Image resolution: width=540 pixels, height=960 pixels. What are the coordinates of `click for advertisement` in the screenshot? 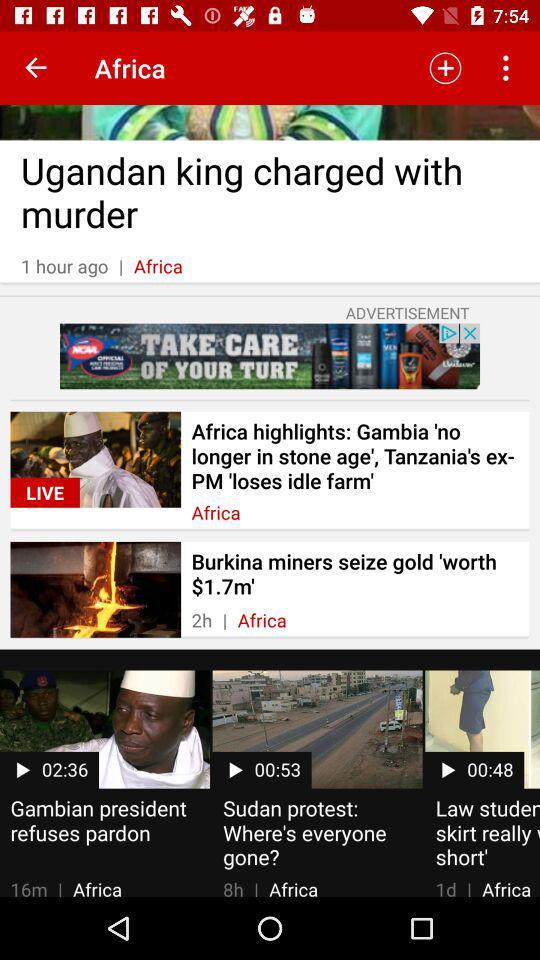 It's located at (270, 356).